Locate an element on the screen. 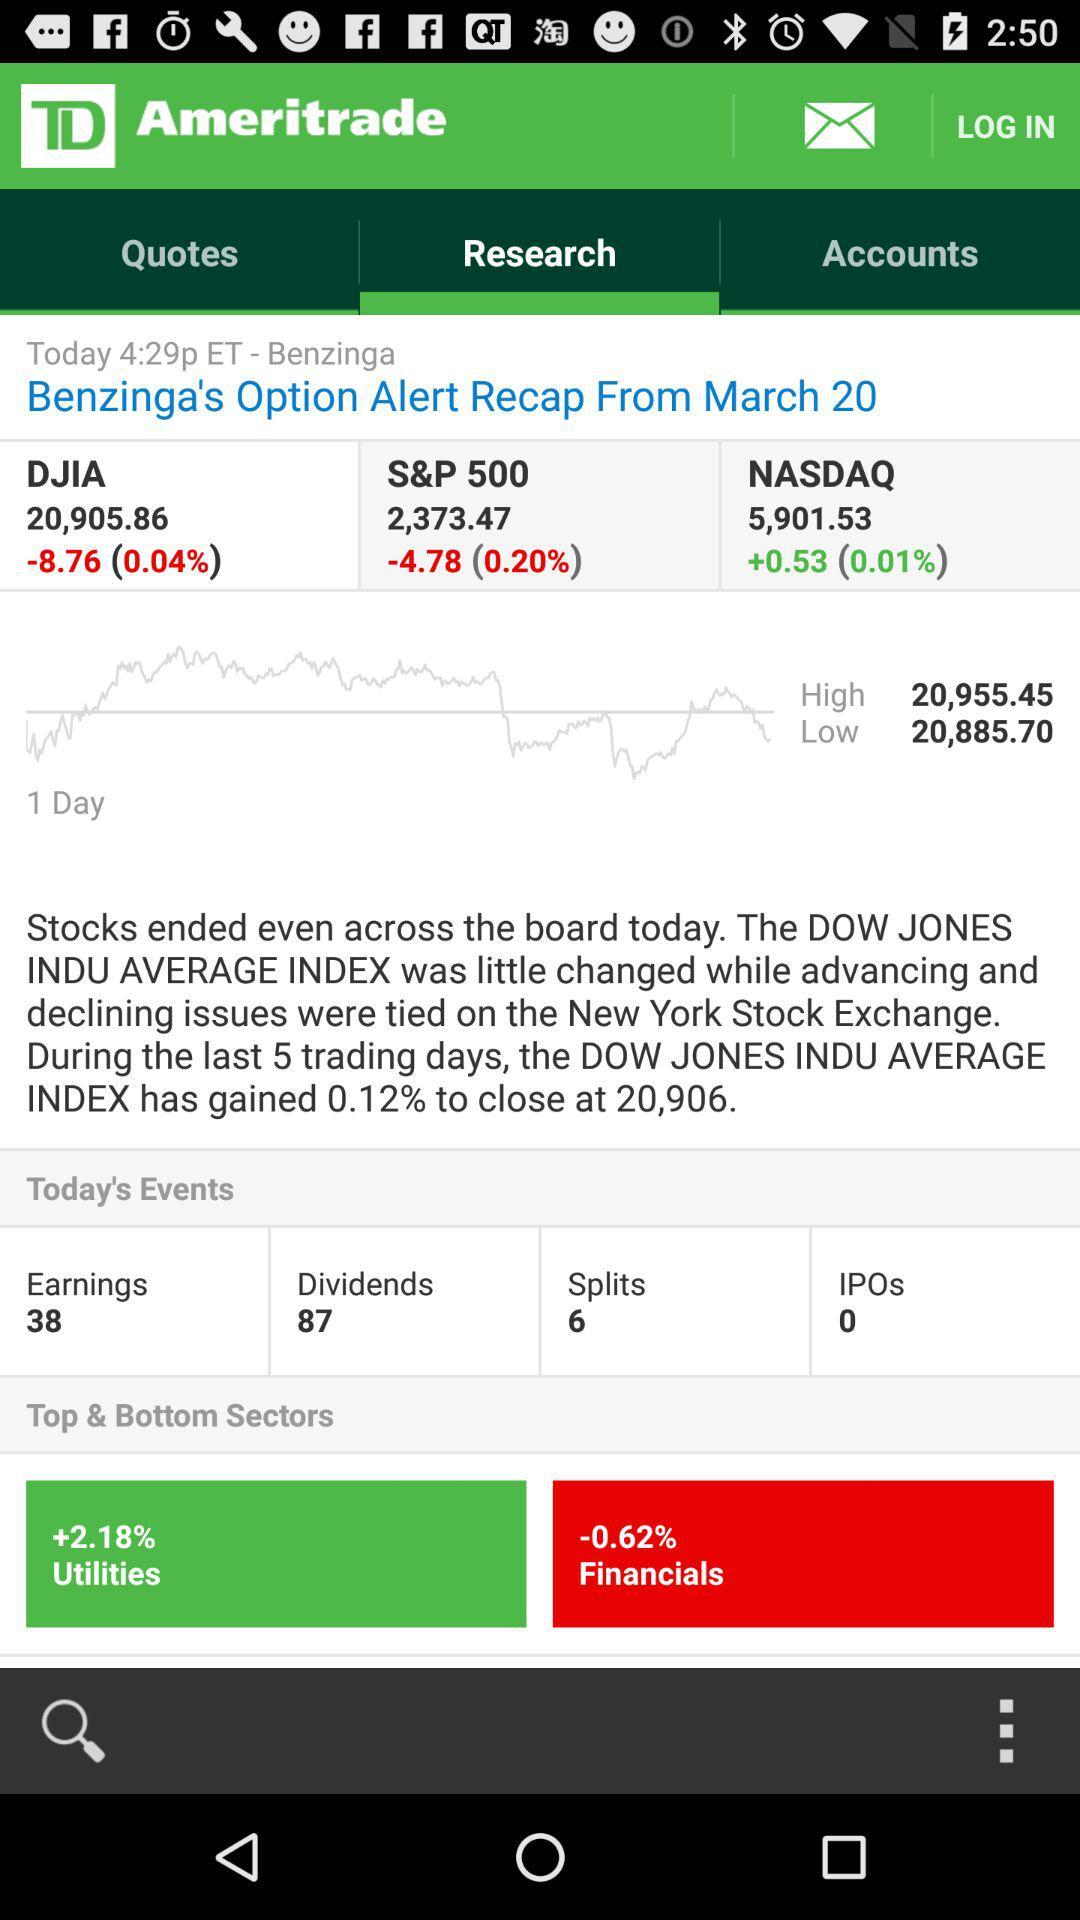 The image size is (1080, 1920). app next to the research app is located at coordinates (178, 251).